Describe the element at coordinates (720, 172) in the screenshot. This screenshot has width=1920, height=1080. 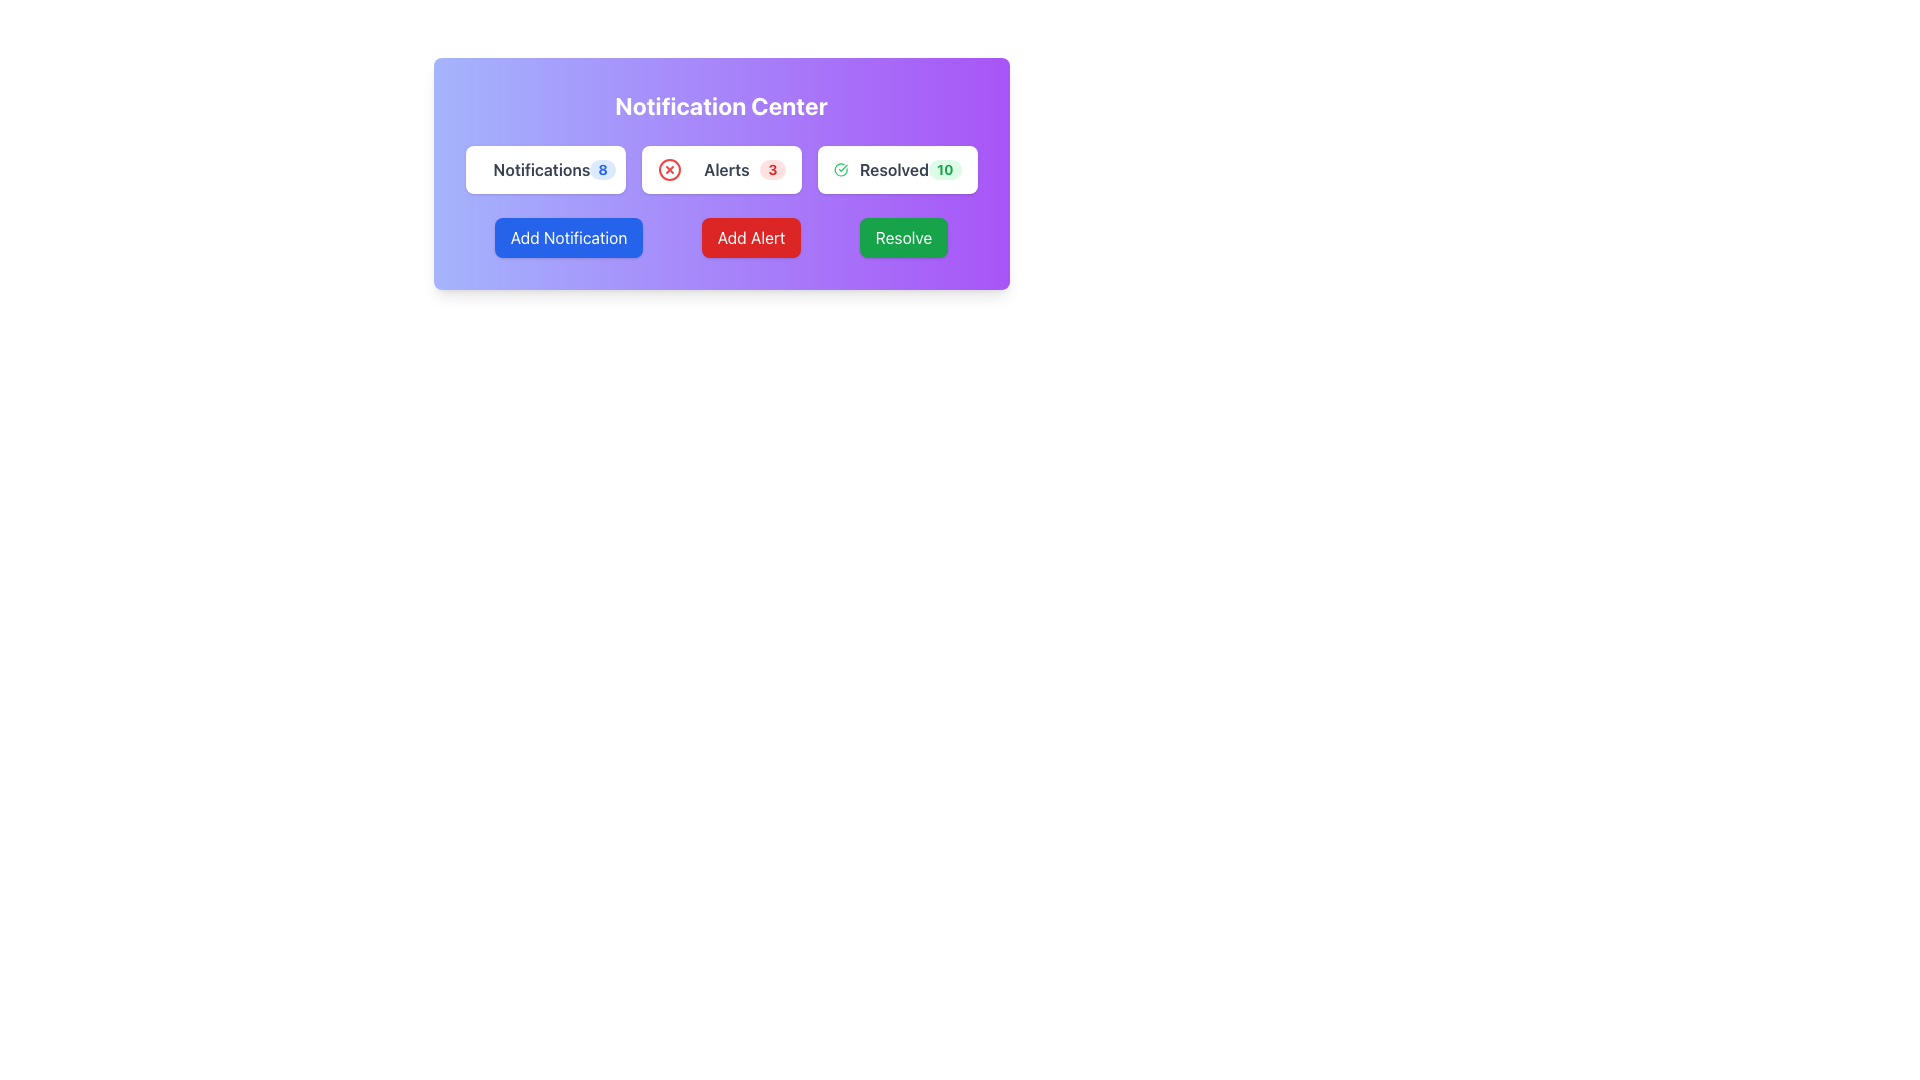
I see `the buttons in the 'Notification Center' panel, which includes 'Add Notification', 'Add Alert', and 'Resolve' actions` at that location.